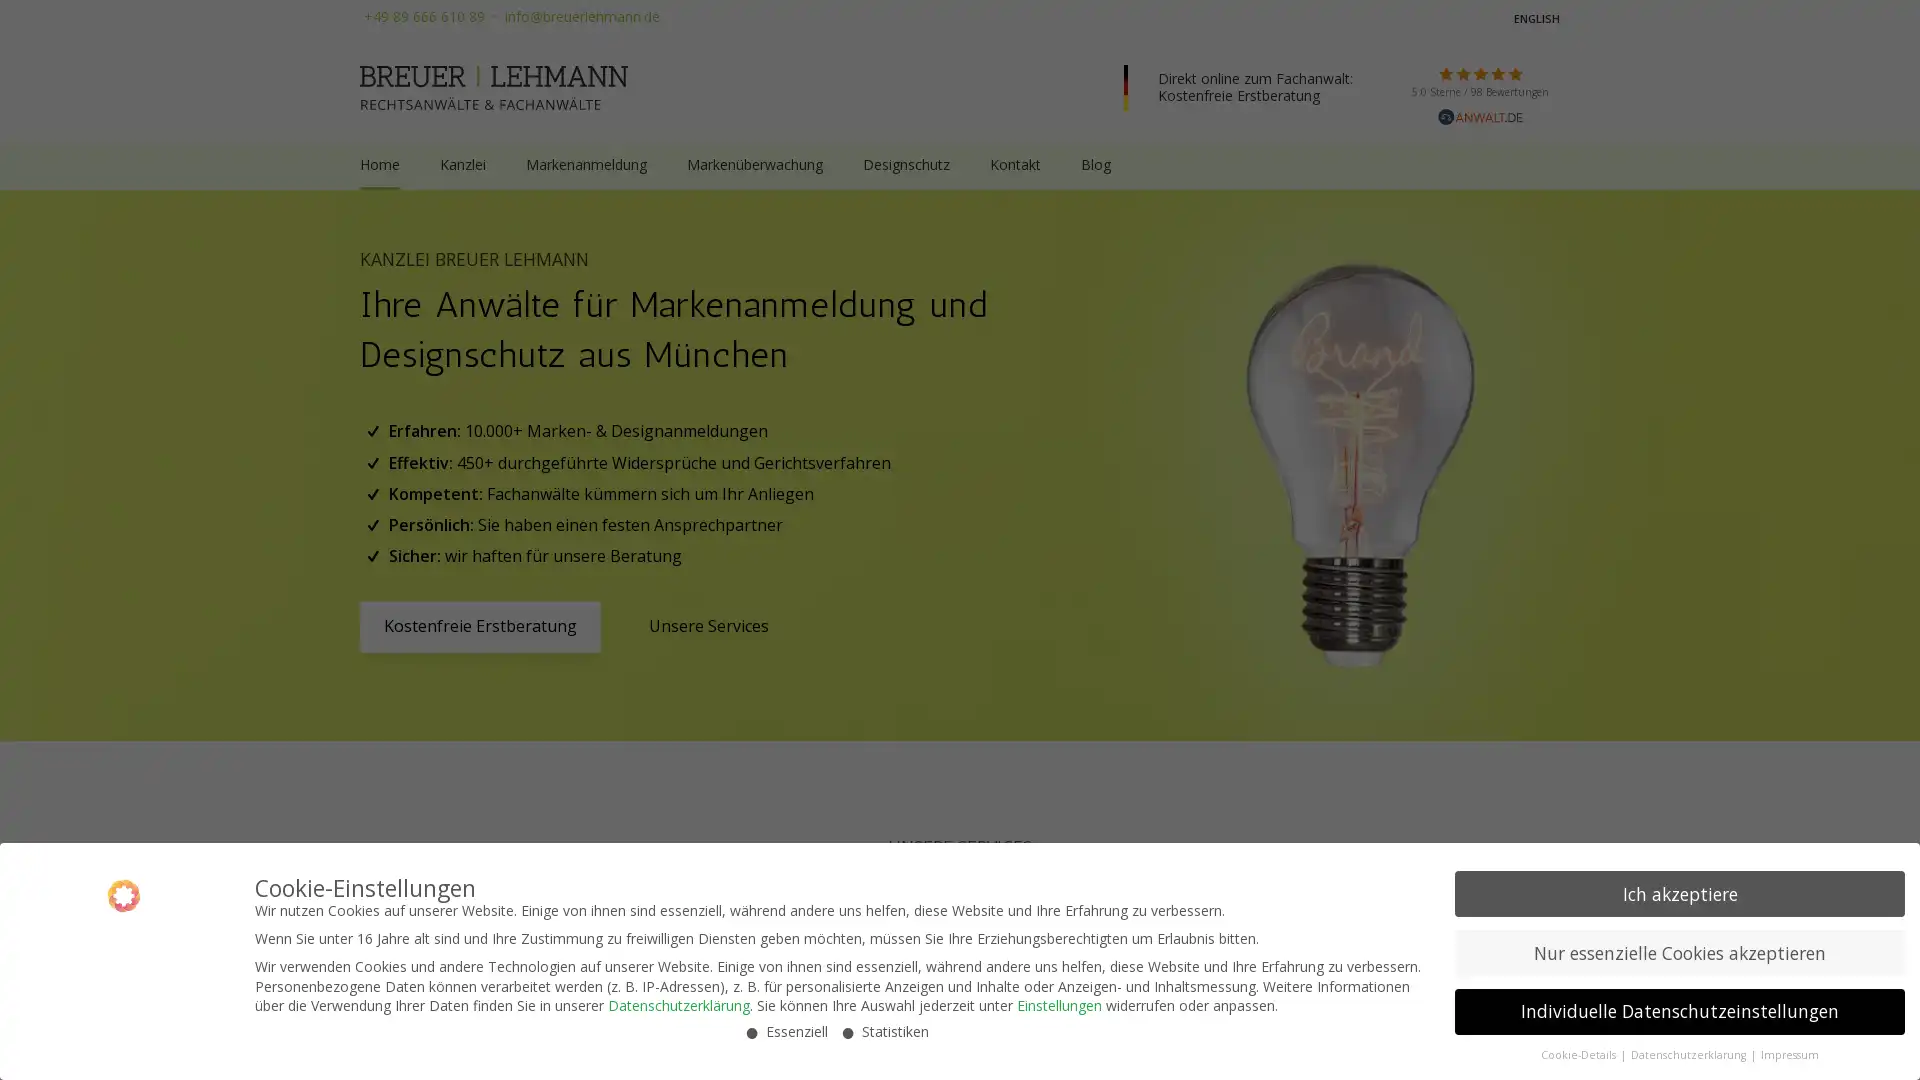  I want to click on Ich akzeptiere, so click(1680, 893).